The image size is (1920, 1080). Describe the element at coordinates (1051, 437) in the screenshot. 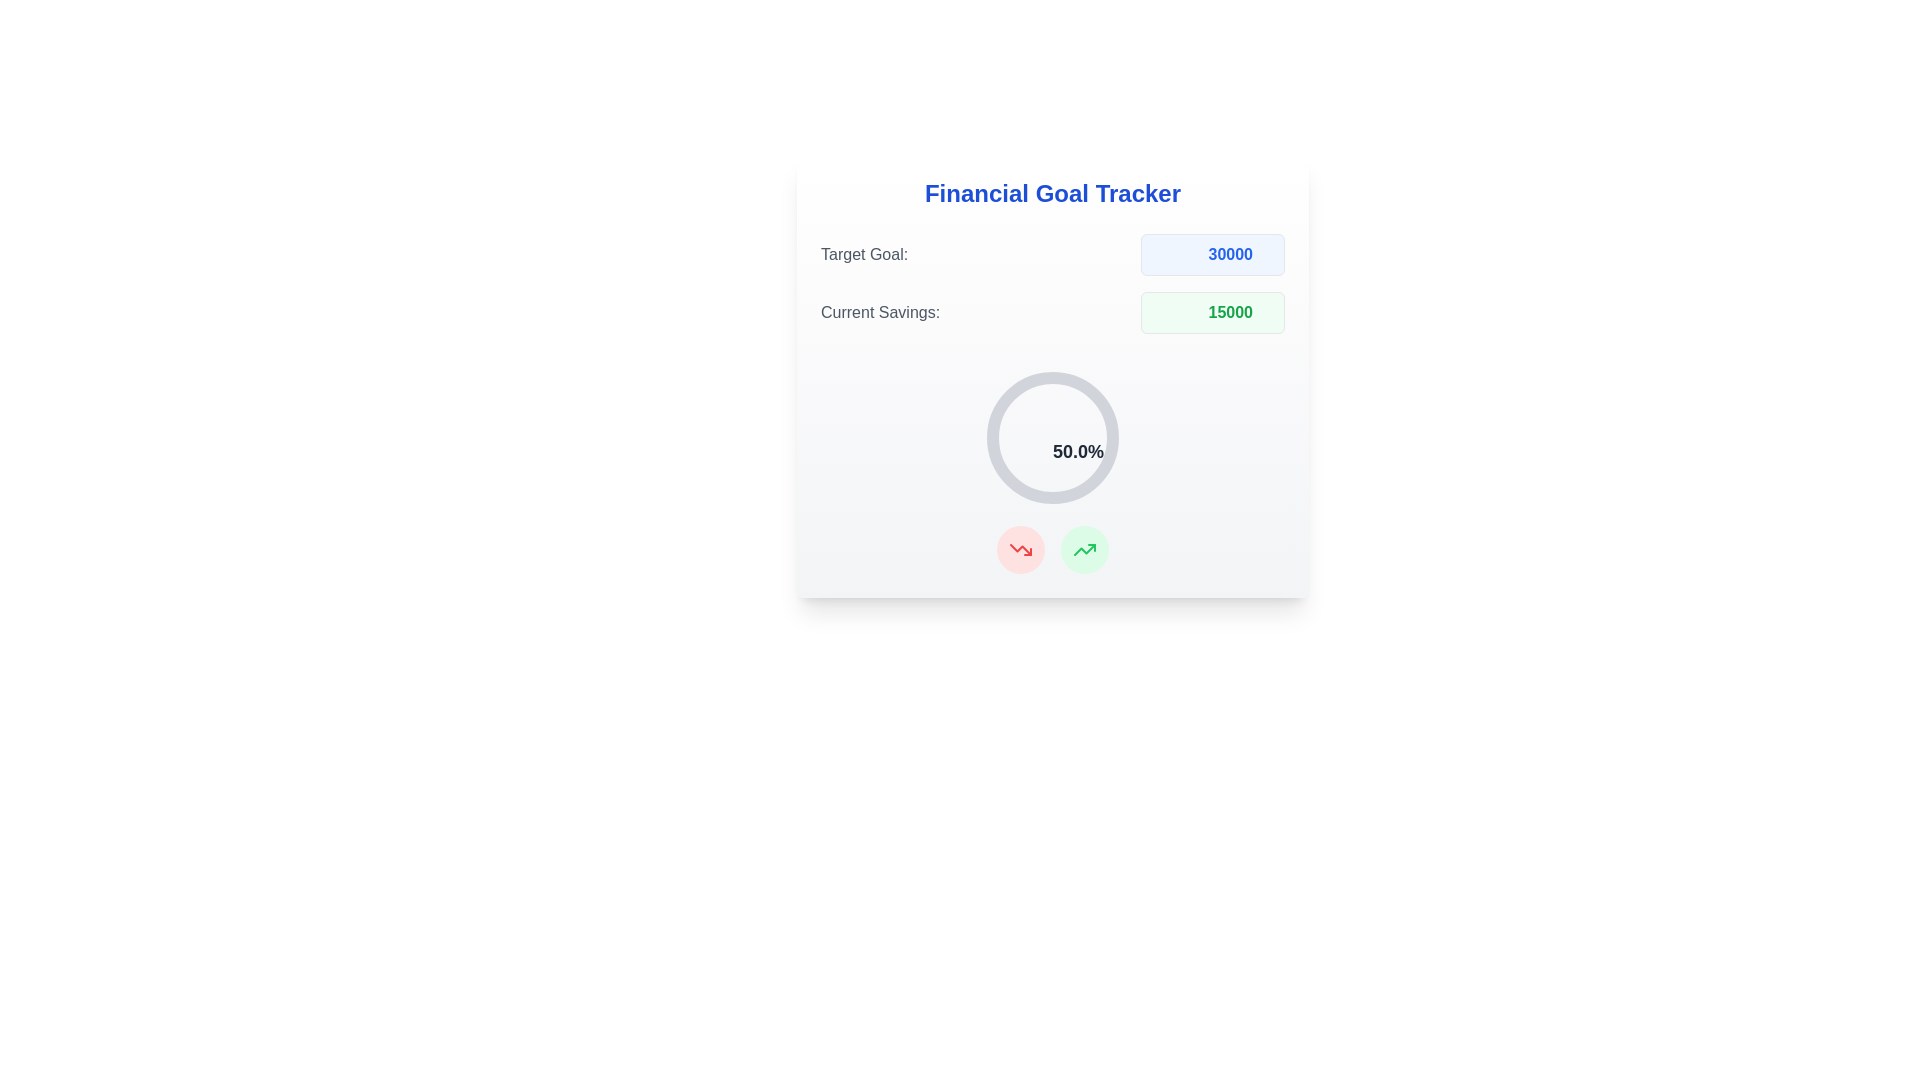

I see `the circular progress indicator displaying '50.0%' which is centrally located below 'Target Goal' and 'Current Savings' text fields and above the up and down arrow buttons` at that location.